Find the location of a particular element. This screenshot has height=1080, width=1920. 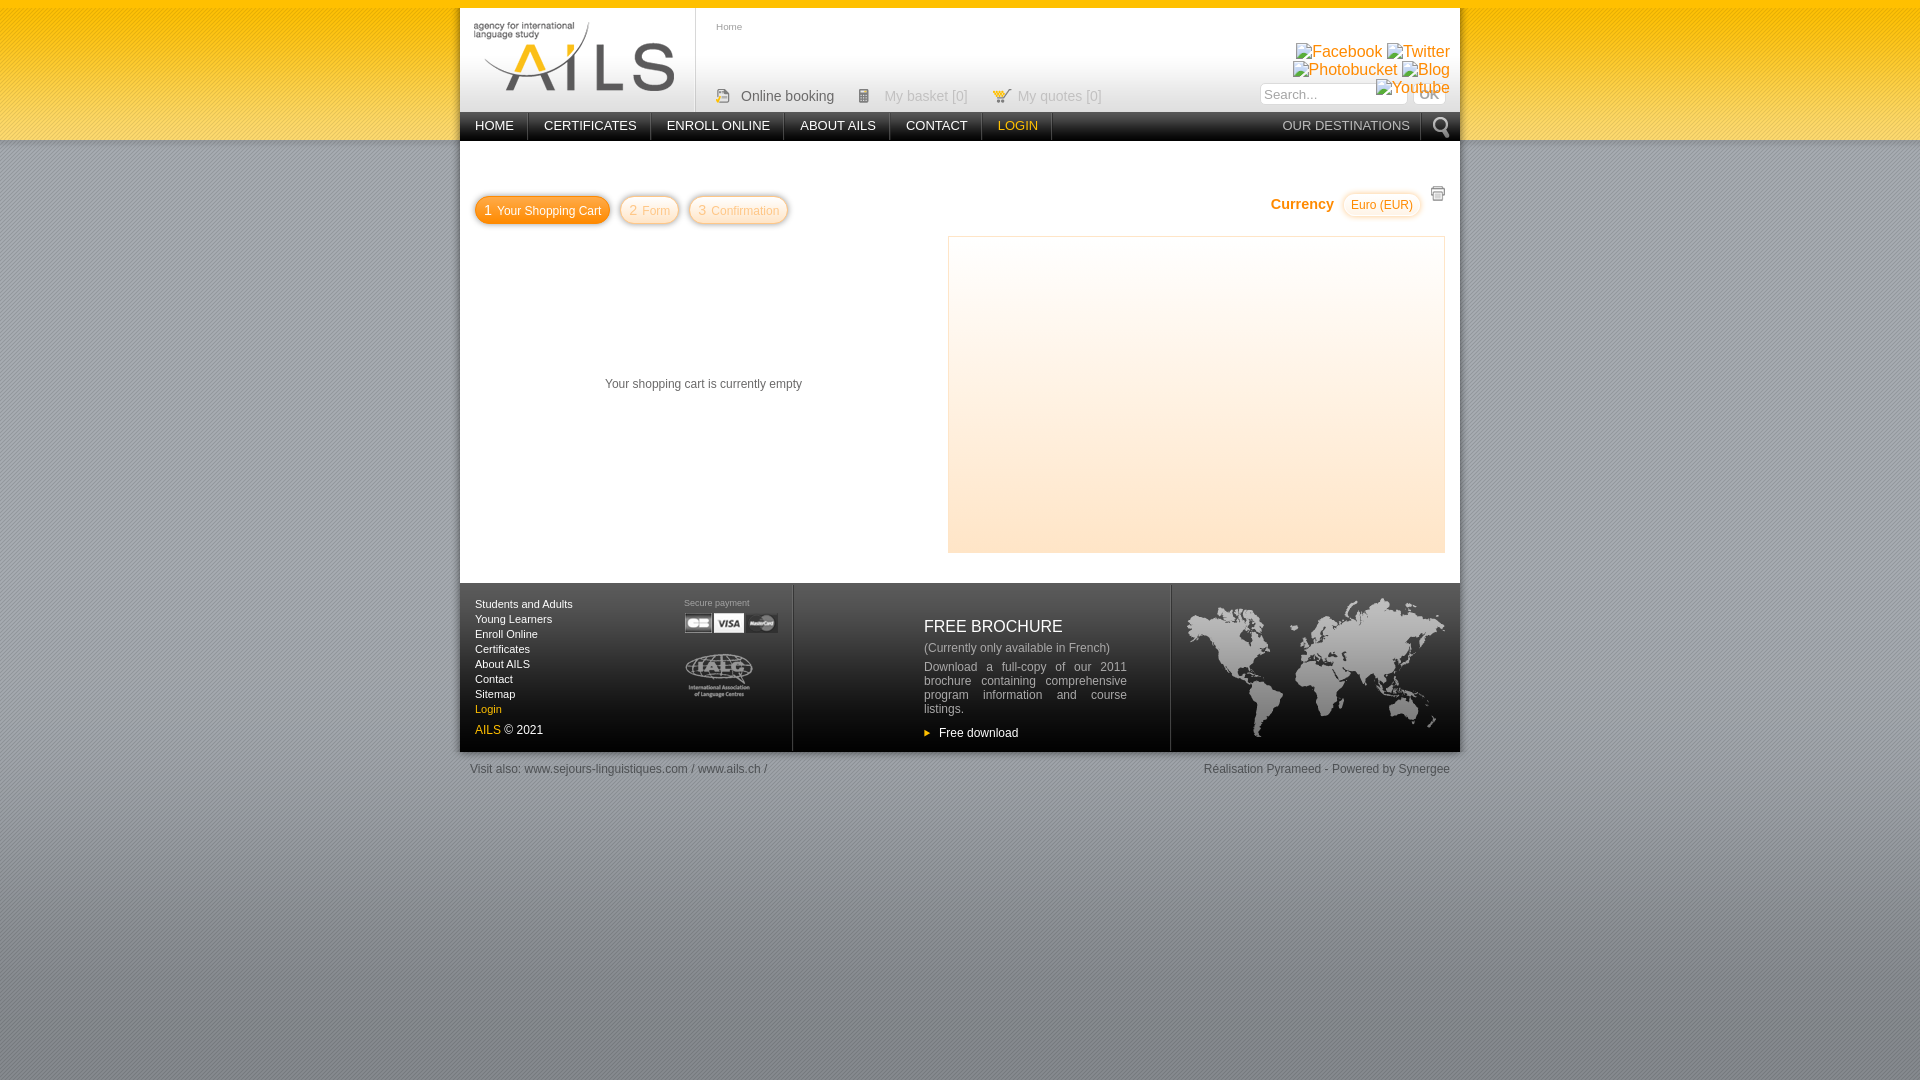

'Home' is located at coordinates (728, 26).